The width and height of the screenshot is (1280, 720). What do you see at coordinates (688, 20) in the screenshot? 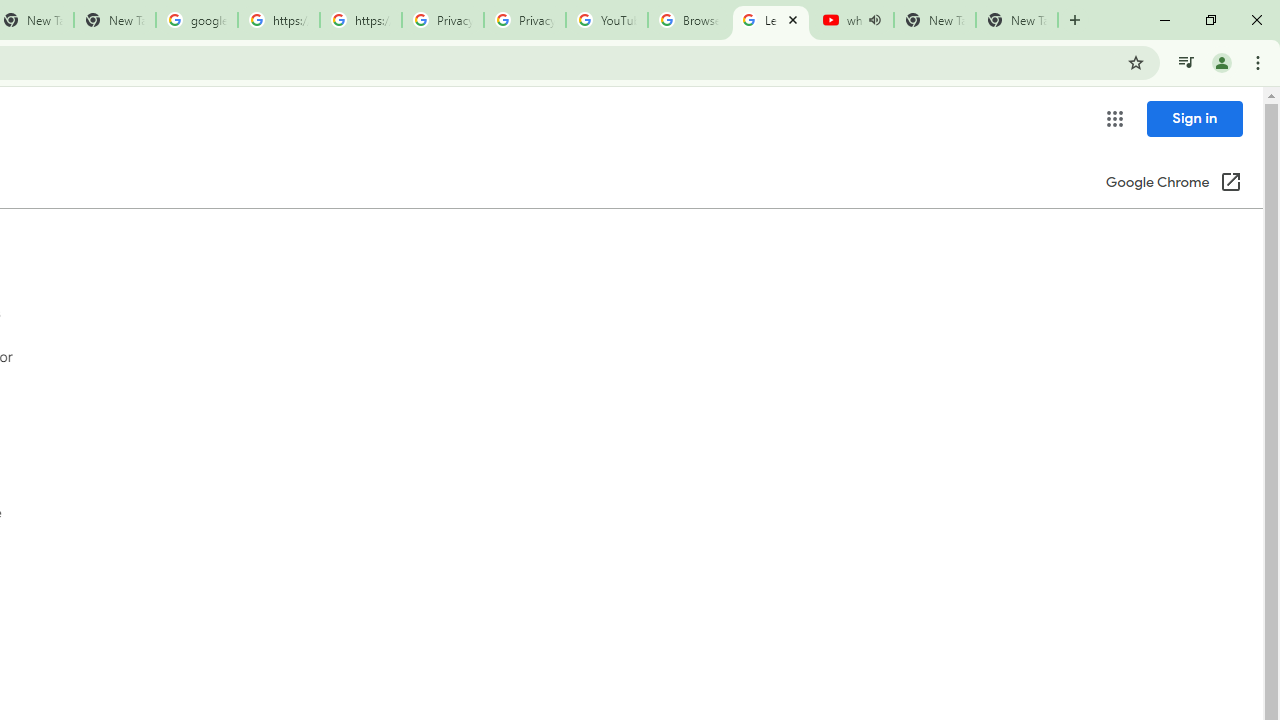
I see `'Browse Chrome as a guest - Computer - Google Chrome Help'` at bounding box center [688, 20].